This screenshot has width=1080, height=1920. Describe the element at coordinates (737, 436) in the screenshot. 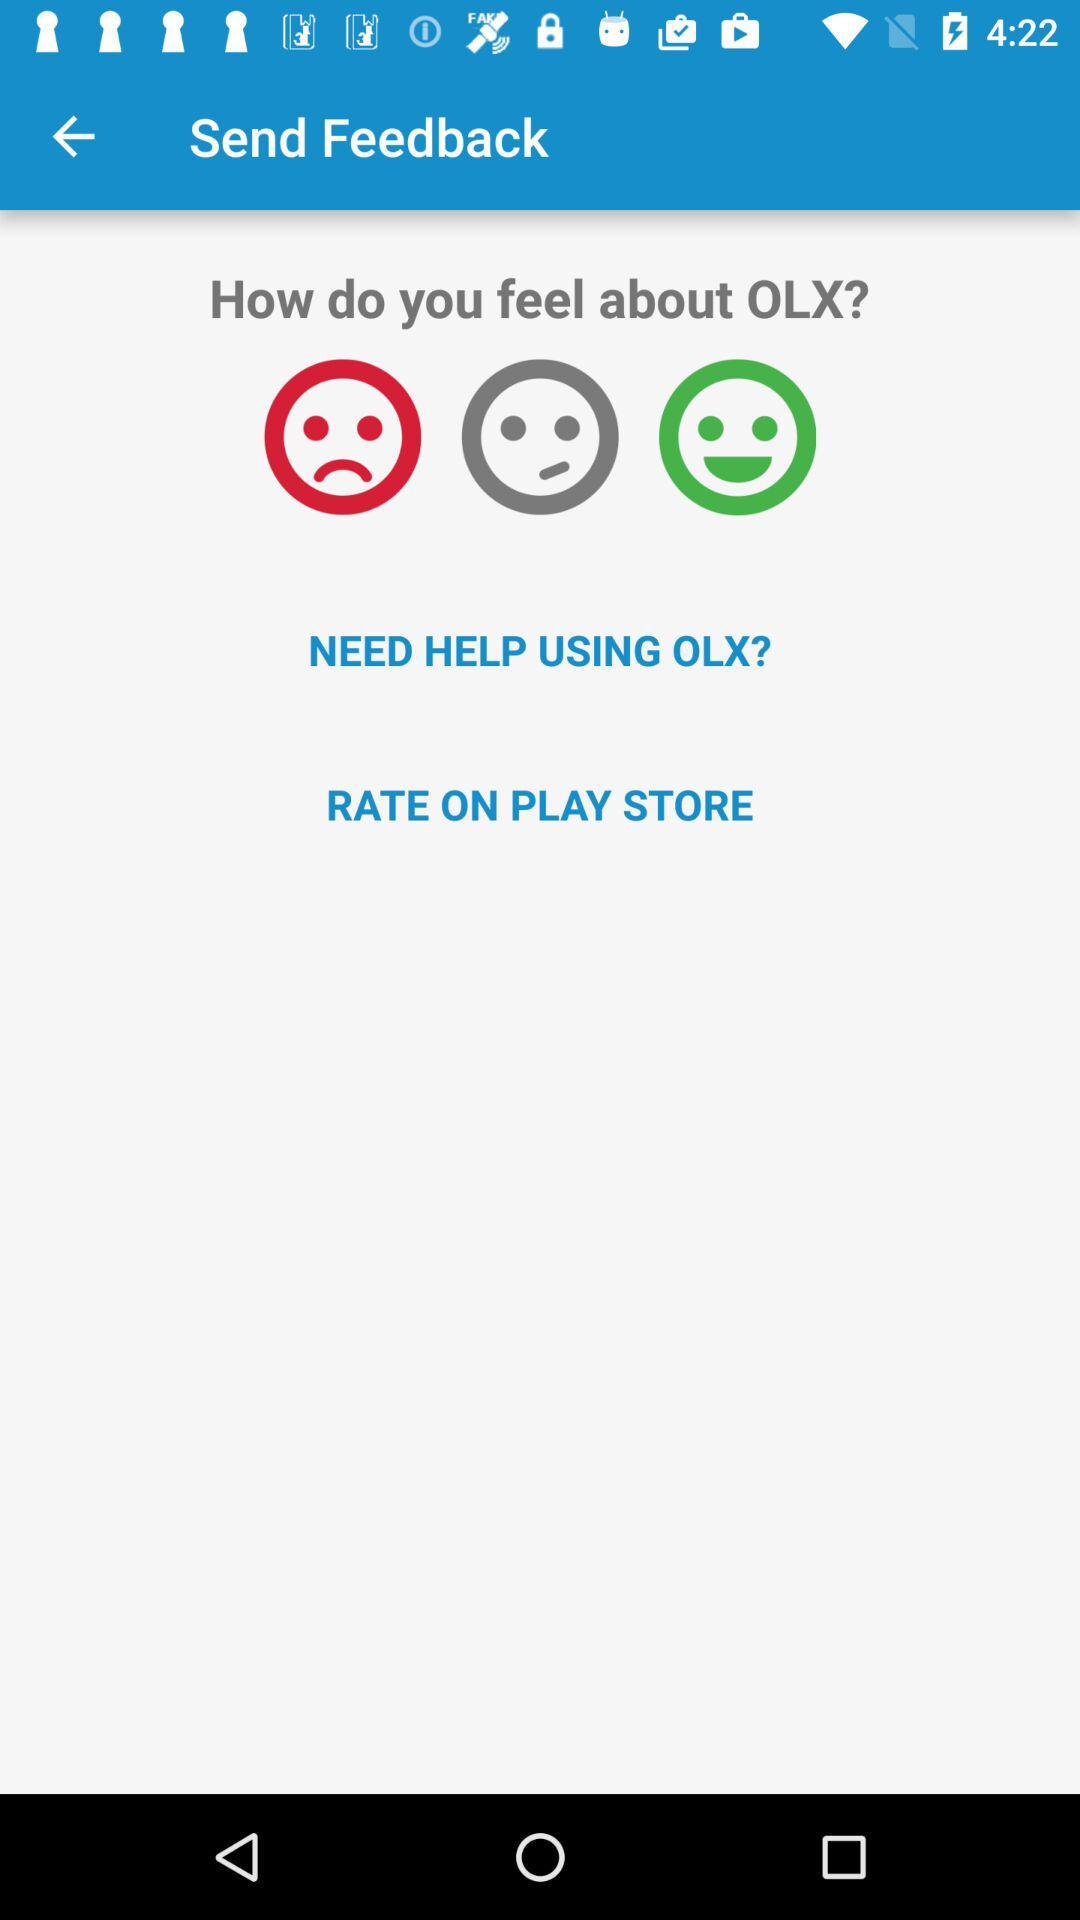

I see `the item below the how do you item` at that location.